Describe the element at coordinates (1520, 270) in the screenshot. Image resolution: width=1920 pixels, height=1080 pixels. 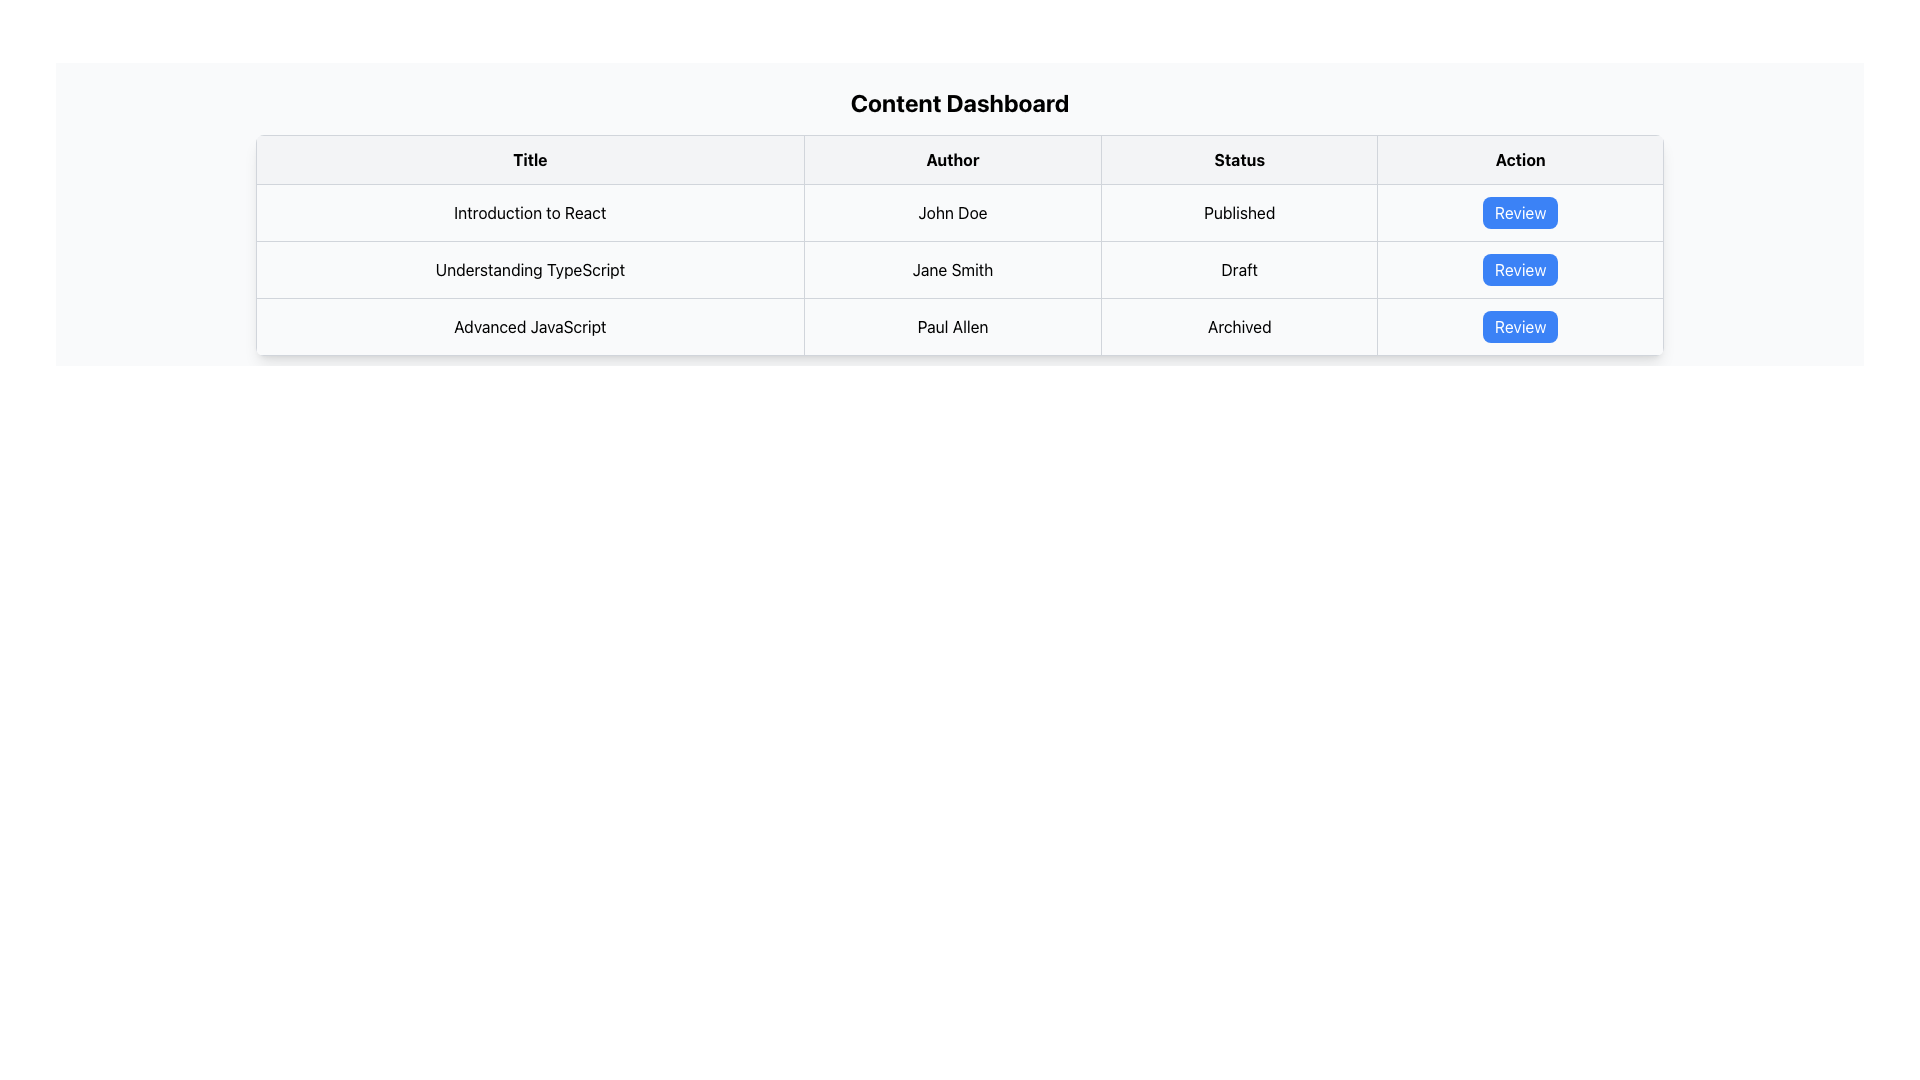
I see `the 'Review' button, which is a rectangular button with rounded corners, blue background, and white text, located in the second position of the 'Action' column for the 'Understanding TypeScript' row` at that location.